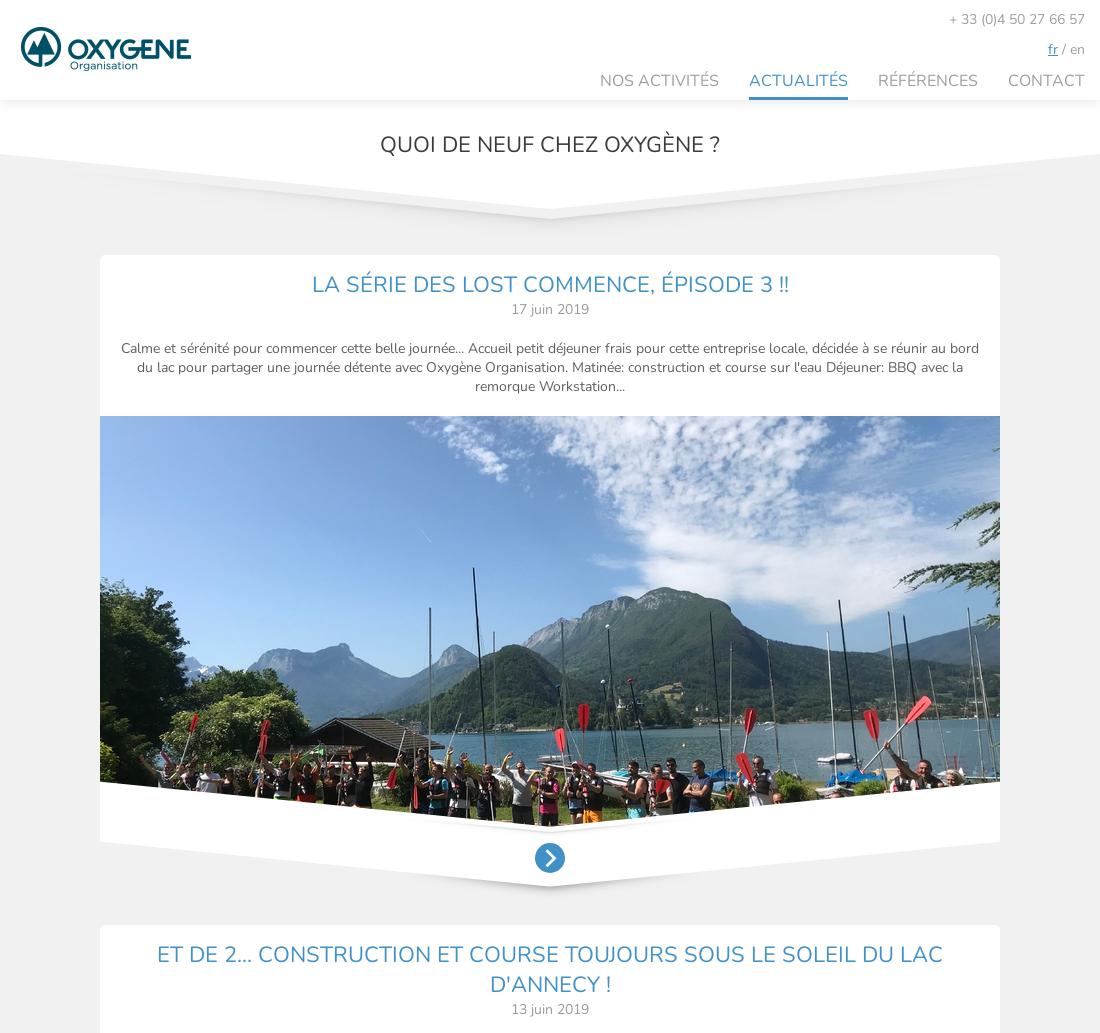  I want to click on '13 juin 2019', so click(550, 1007).